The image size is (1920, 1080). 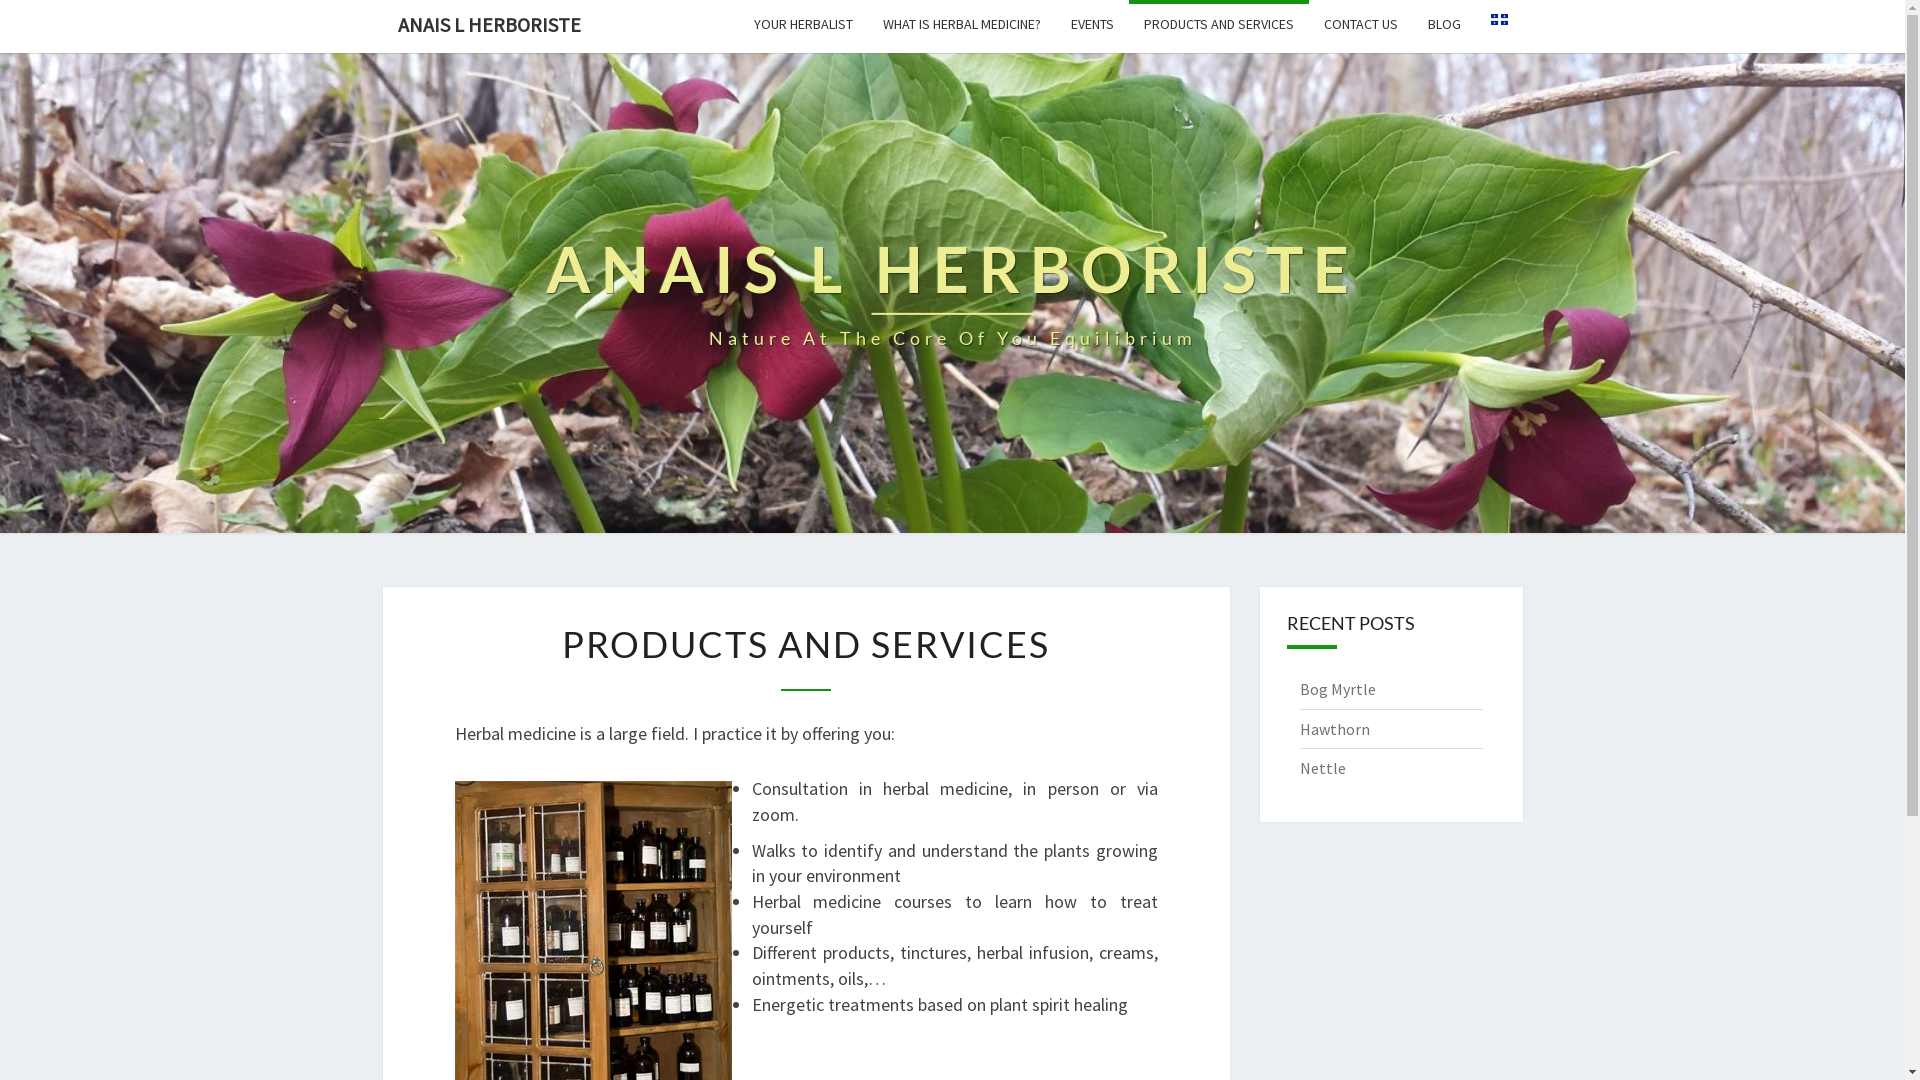 What do you see at coordinates (1410, 23) in the screenshot?
I see `'BLOG'` at bounding box center [1410, 23].